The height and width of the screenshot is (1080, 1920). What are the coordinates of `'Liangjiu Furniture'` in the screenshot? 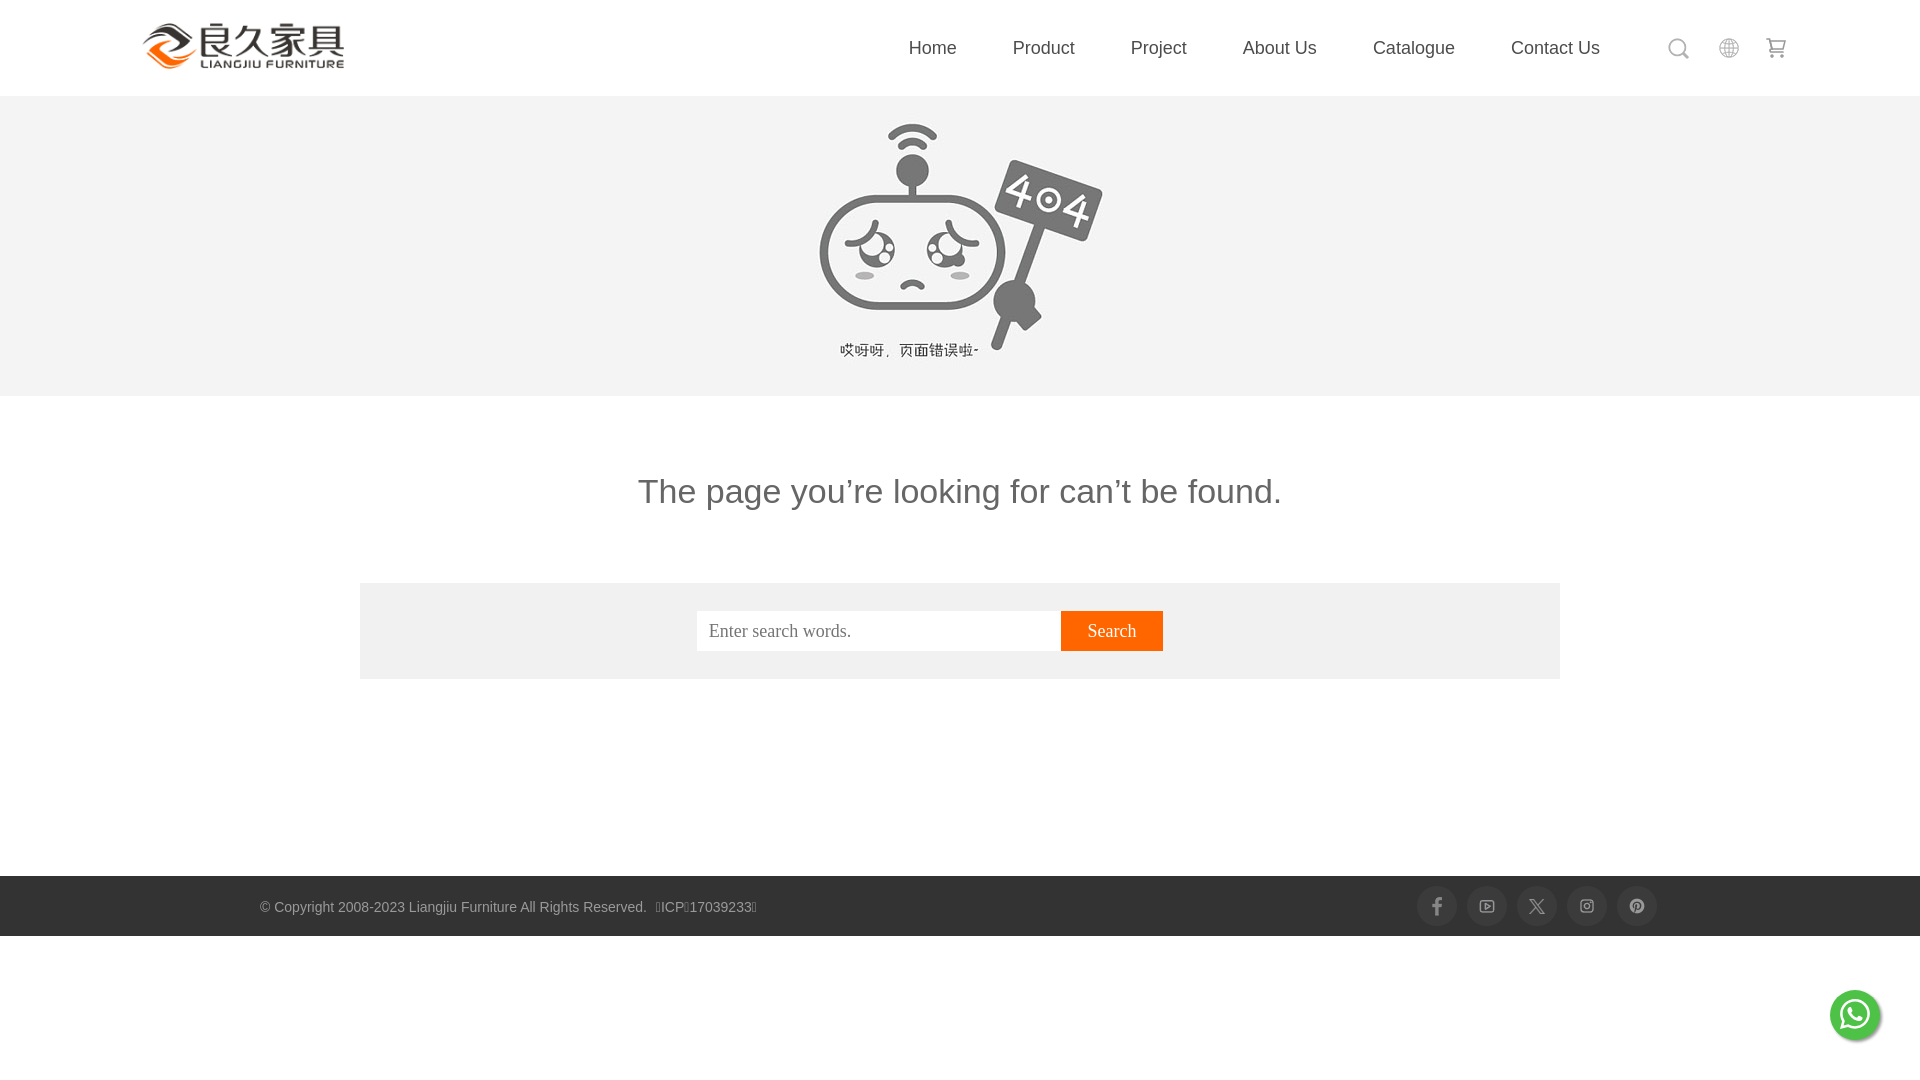 It's located at (242, 45).